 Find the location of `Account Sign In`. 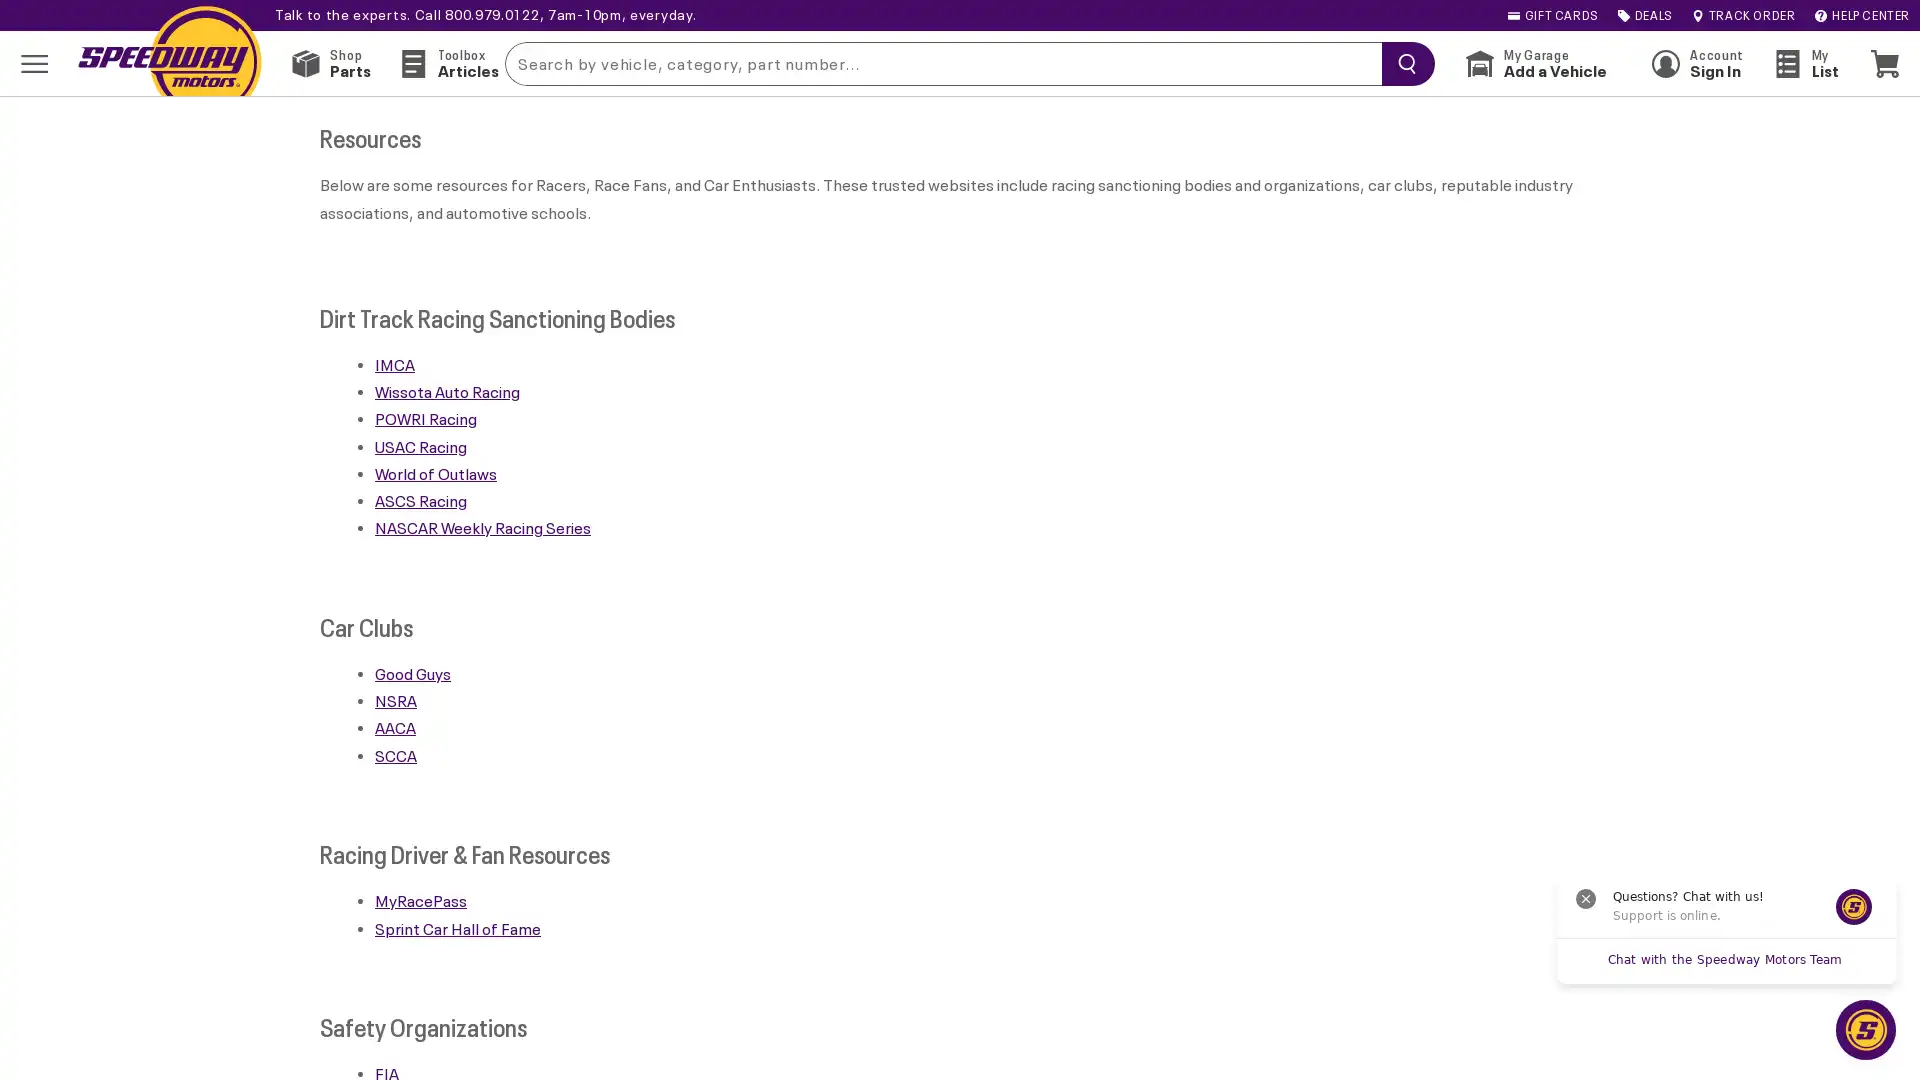

Account Sign In is located at coordinates (1696, 62).